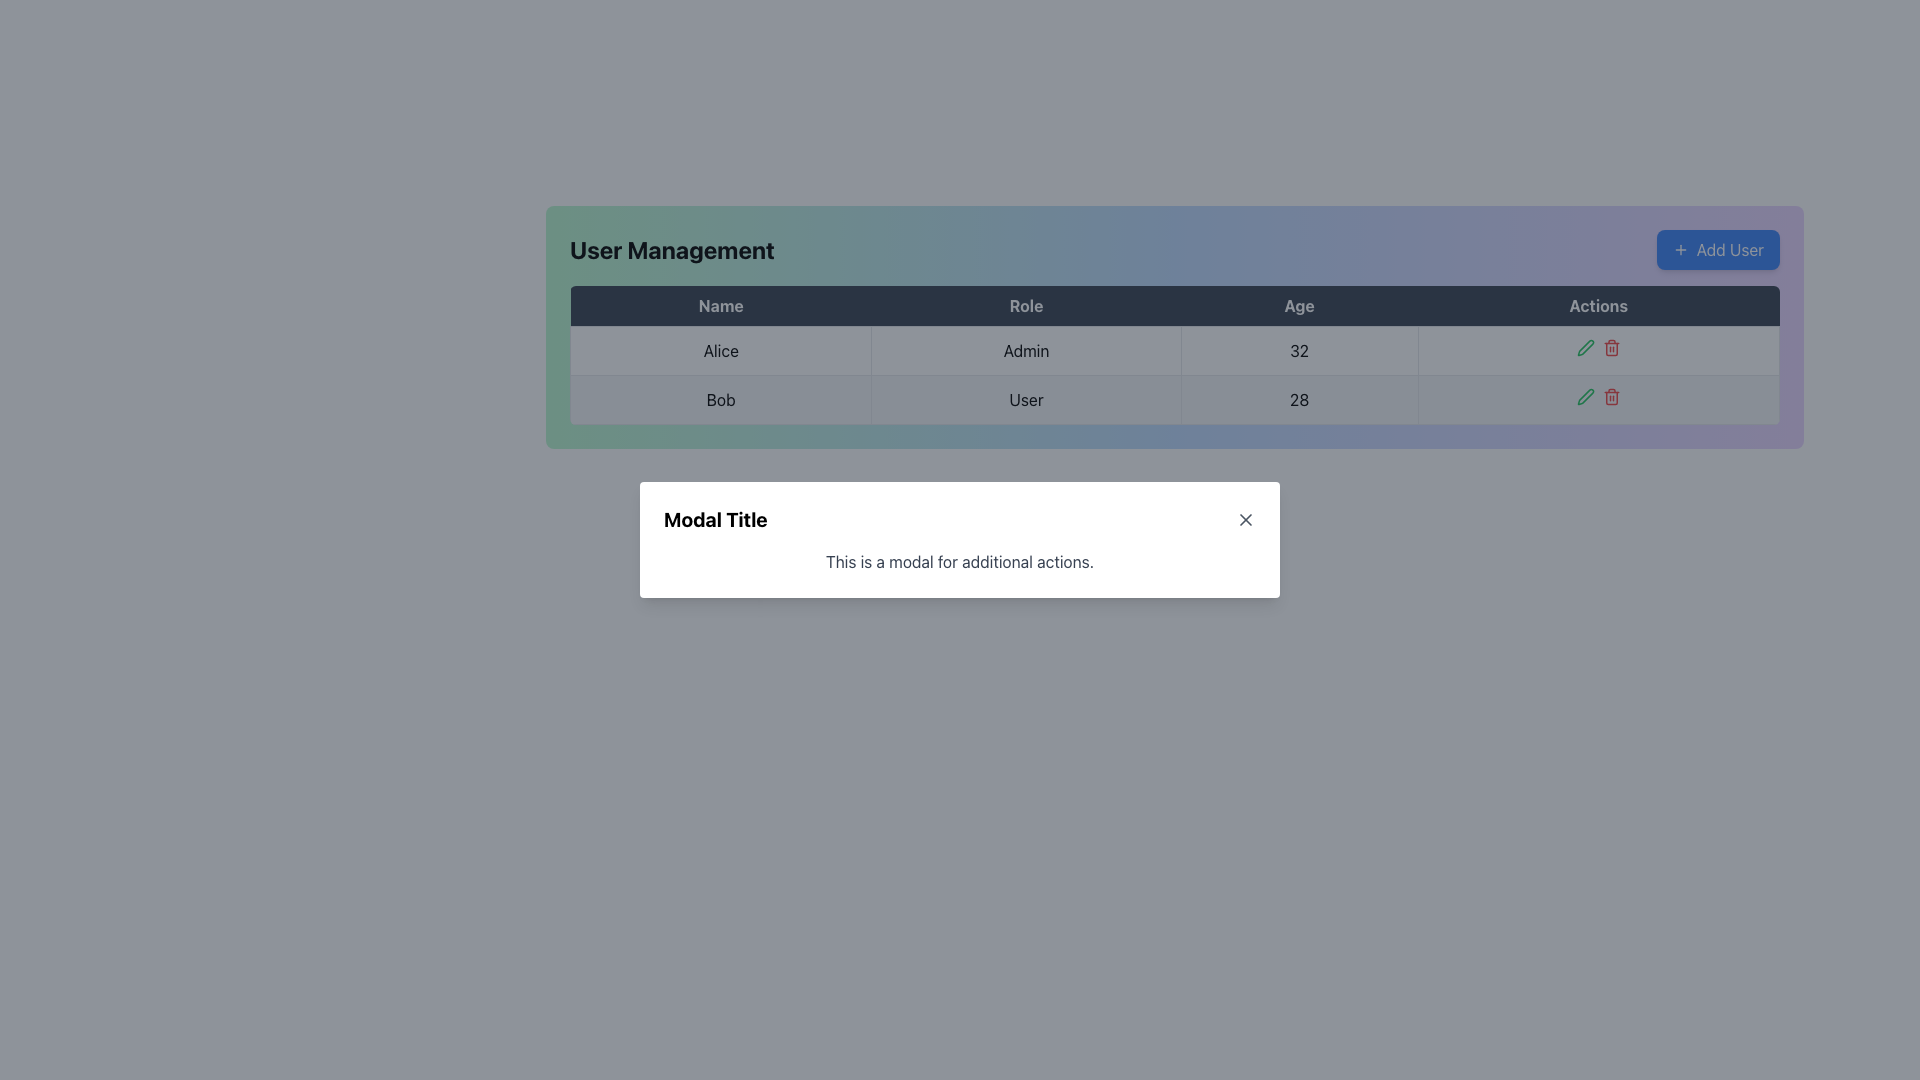  I want to click on the Text label displaying the name 'Bob', which is located in the second row of the table under the 'Name' column, so click(720, 400).